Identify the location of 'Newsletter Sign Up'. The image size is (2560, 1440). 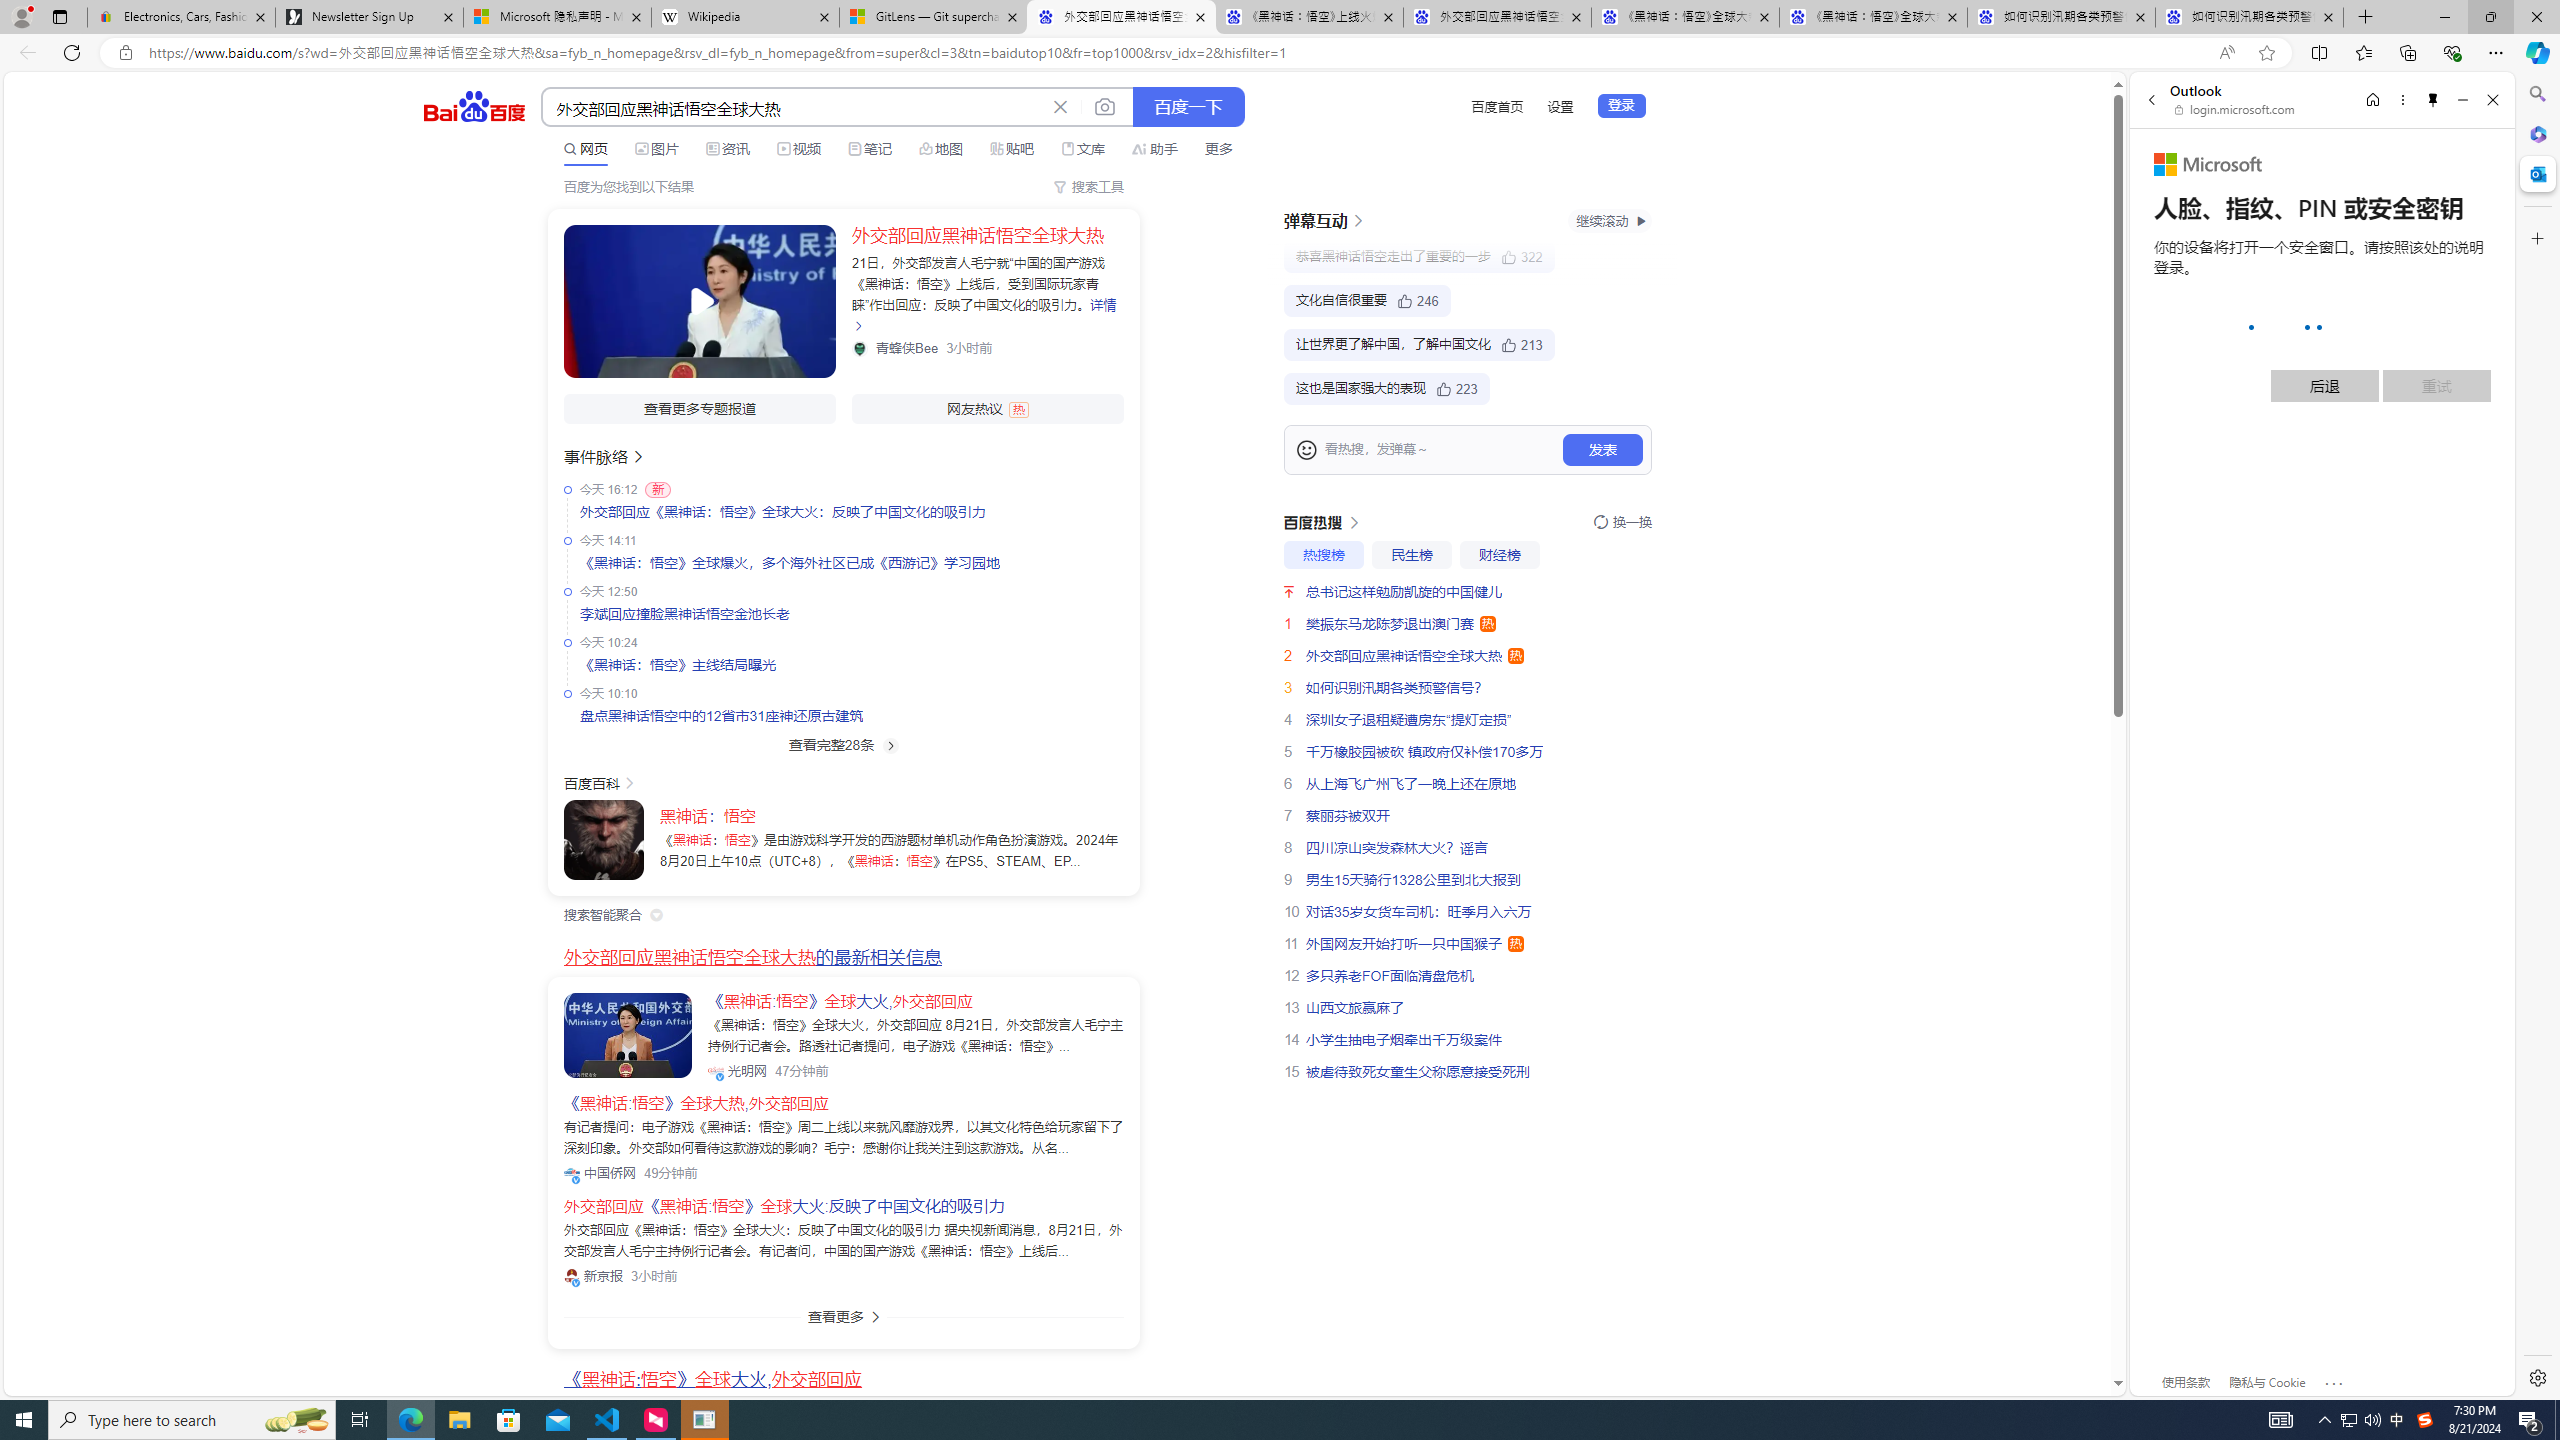
(367, 16).